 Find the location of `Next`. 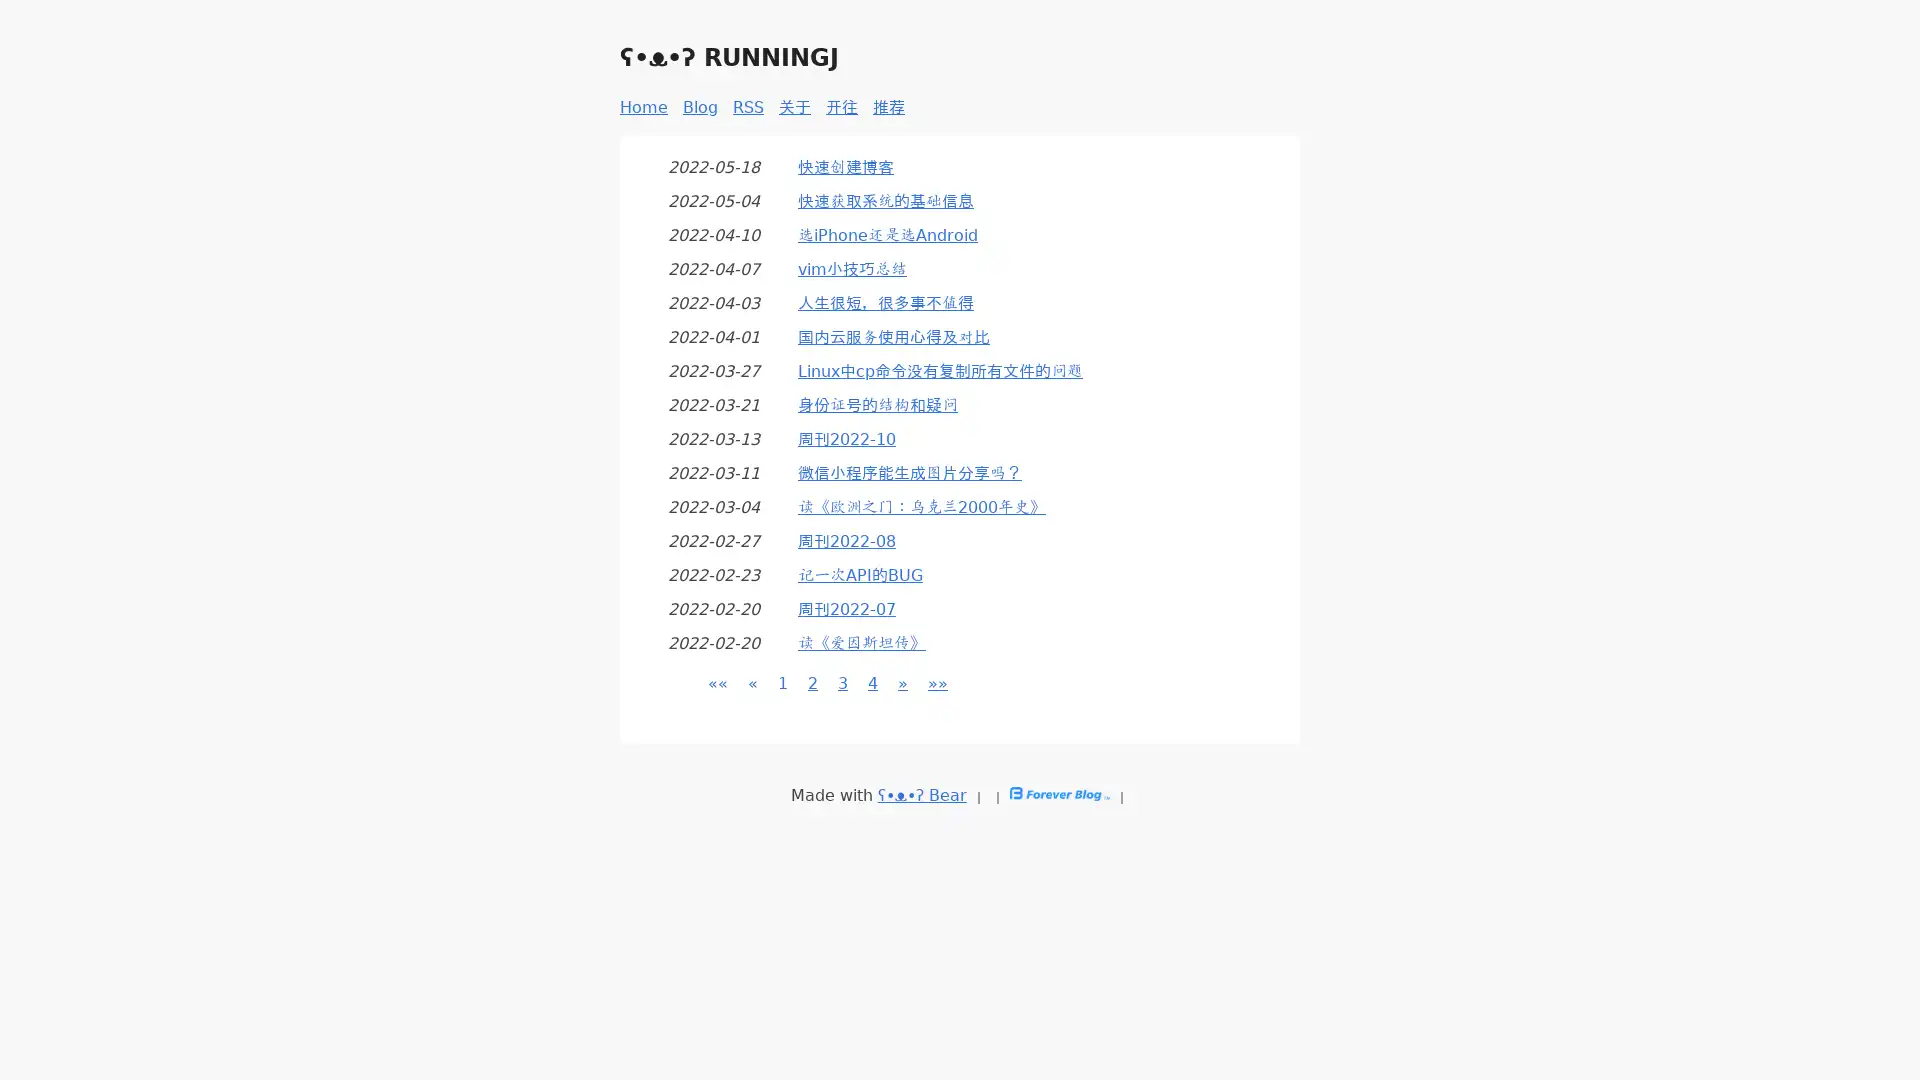

Next is located at coordinates (901, 681).